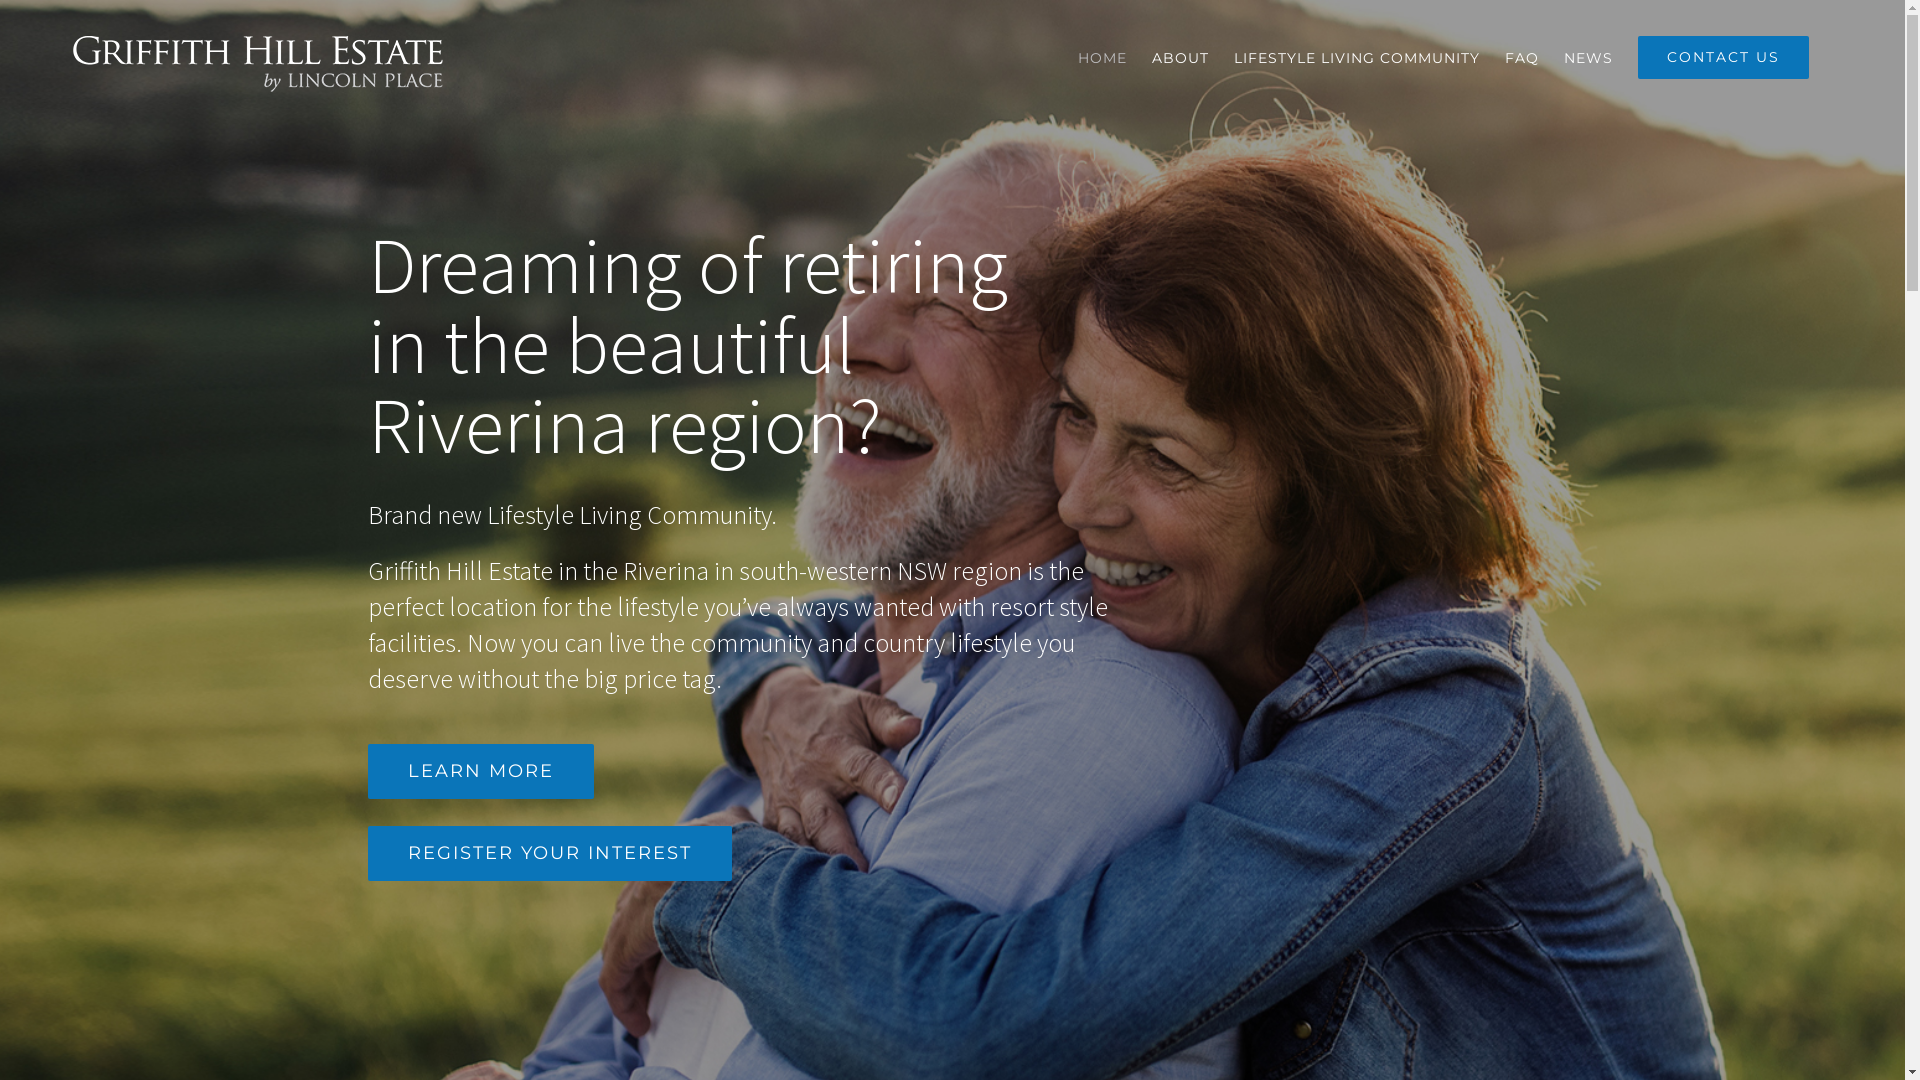 The width and height of the screenshot is (1920, 1080). What do you see at coordinates (1722, 56) in the screenshot?
I see `'CONTACT US'` at bounding box center [1722, 56].